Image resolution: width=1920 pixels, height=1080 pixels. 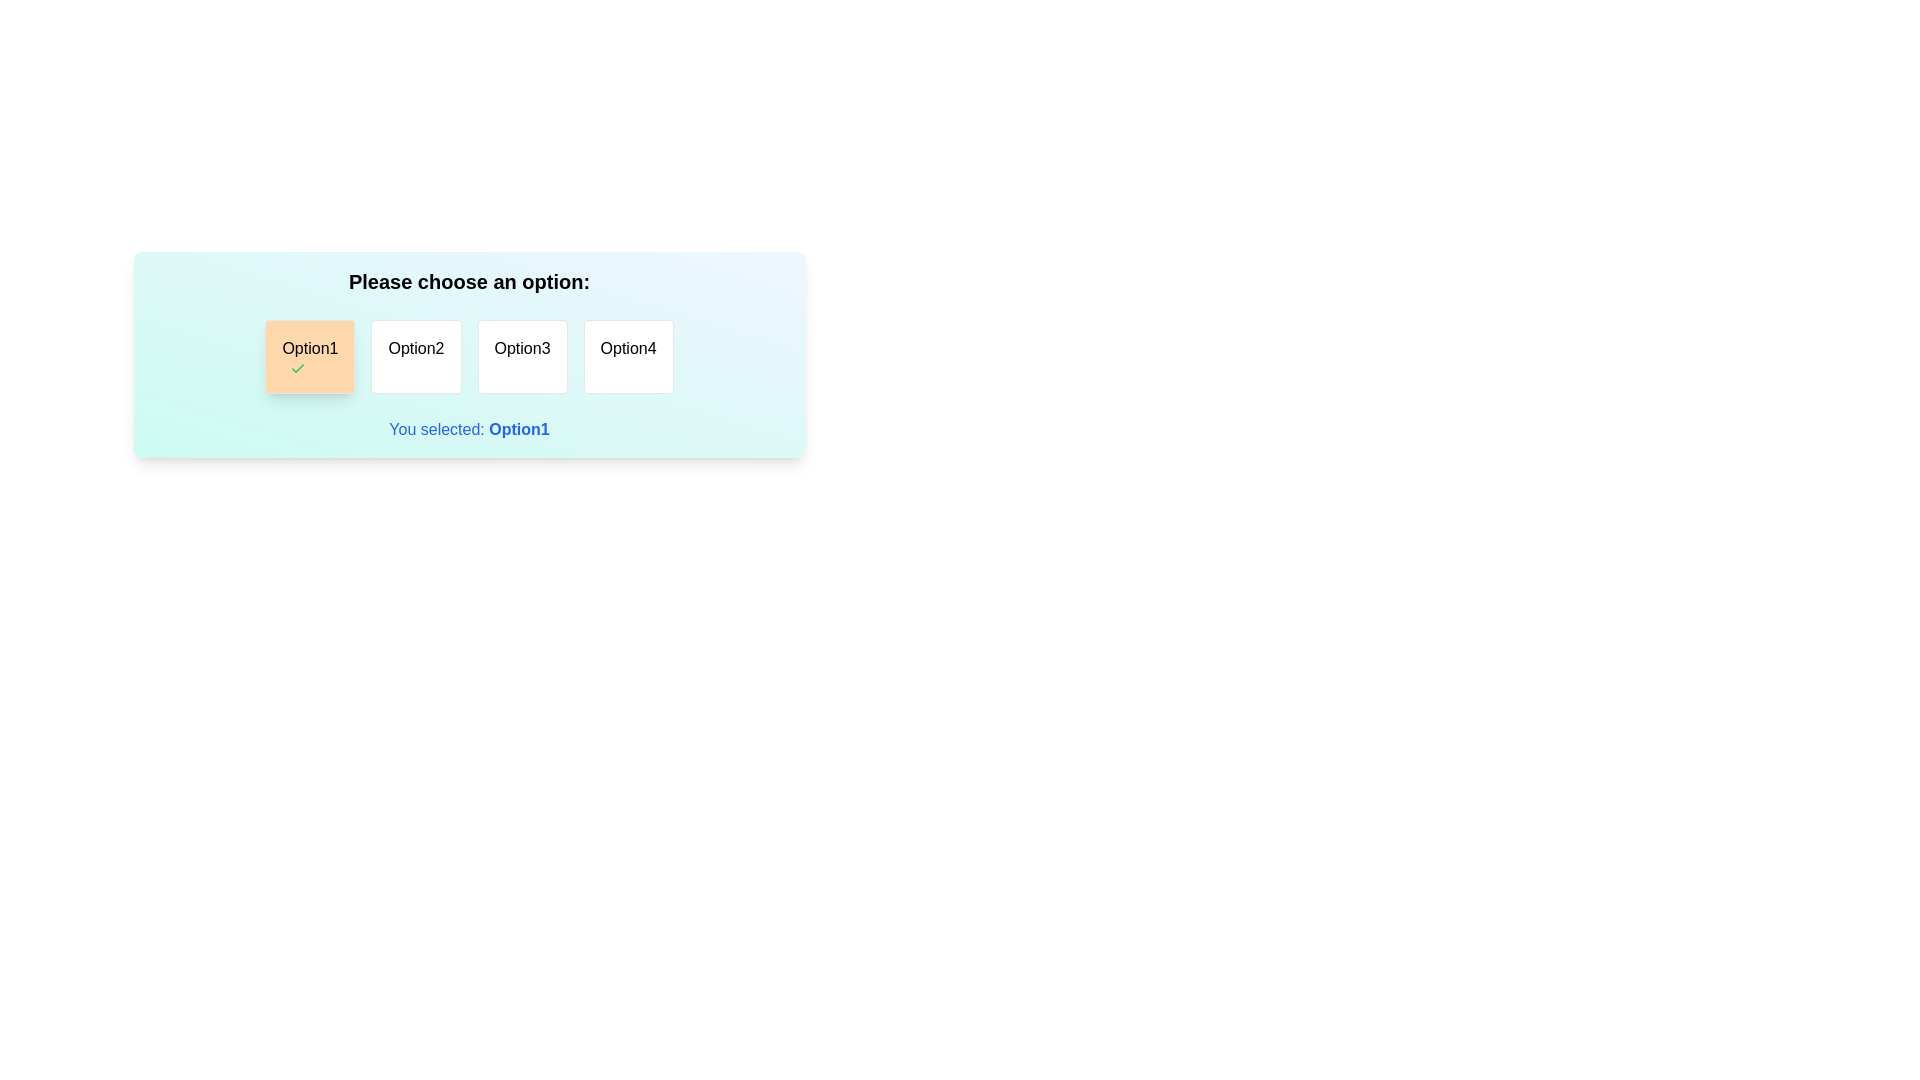 I want to click on the second button in a group of four horizontal options, so click(x=415, y=356).